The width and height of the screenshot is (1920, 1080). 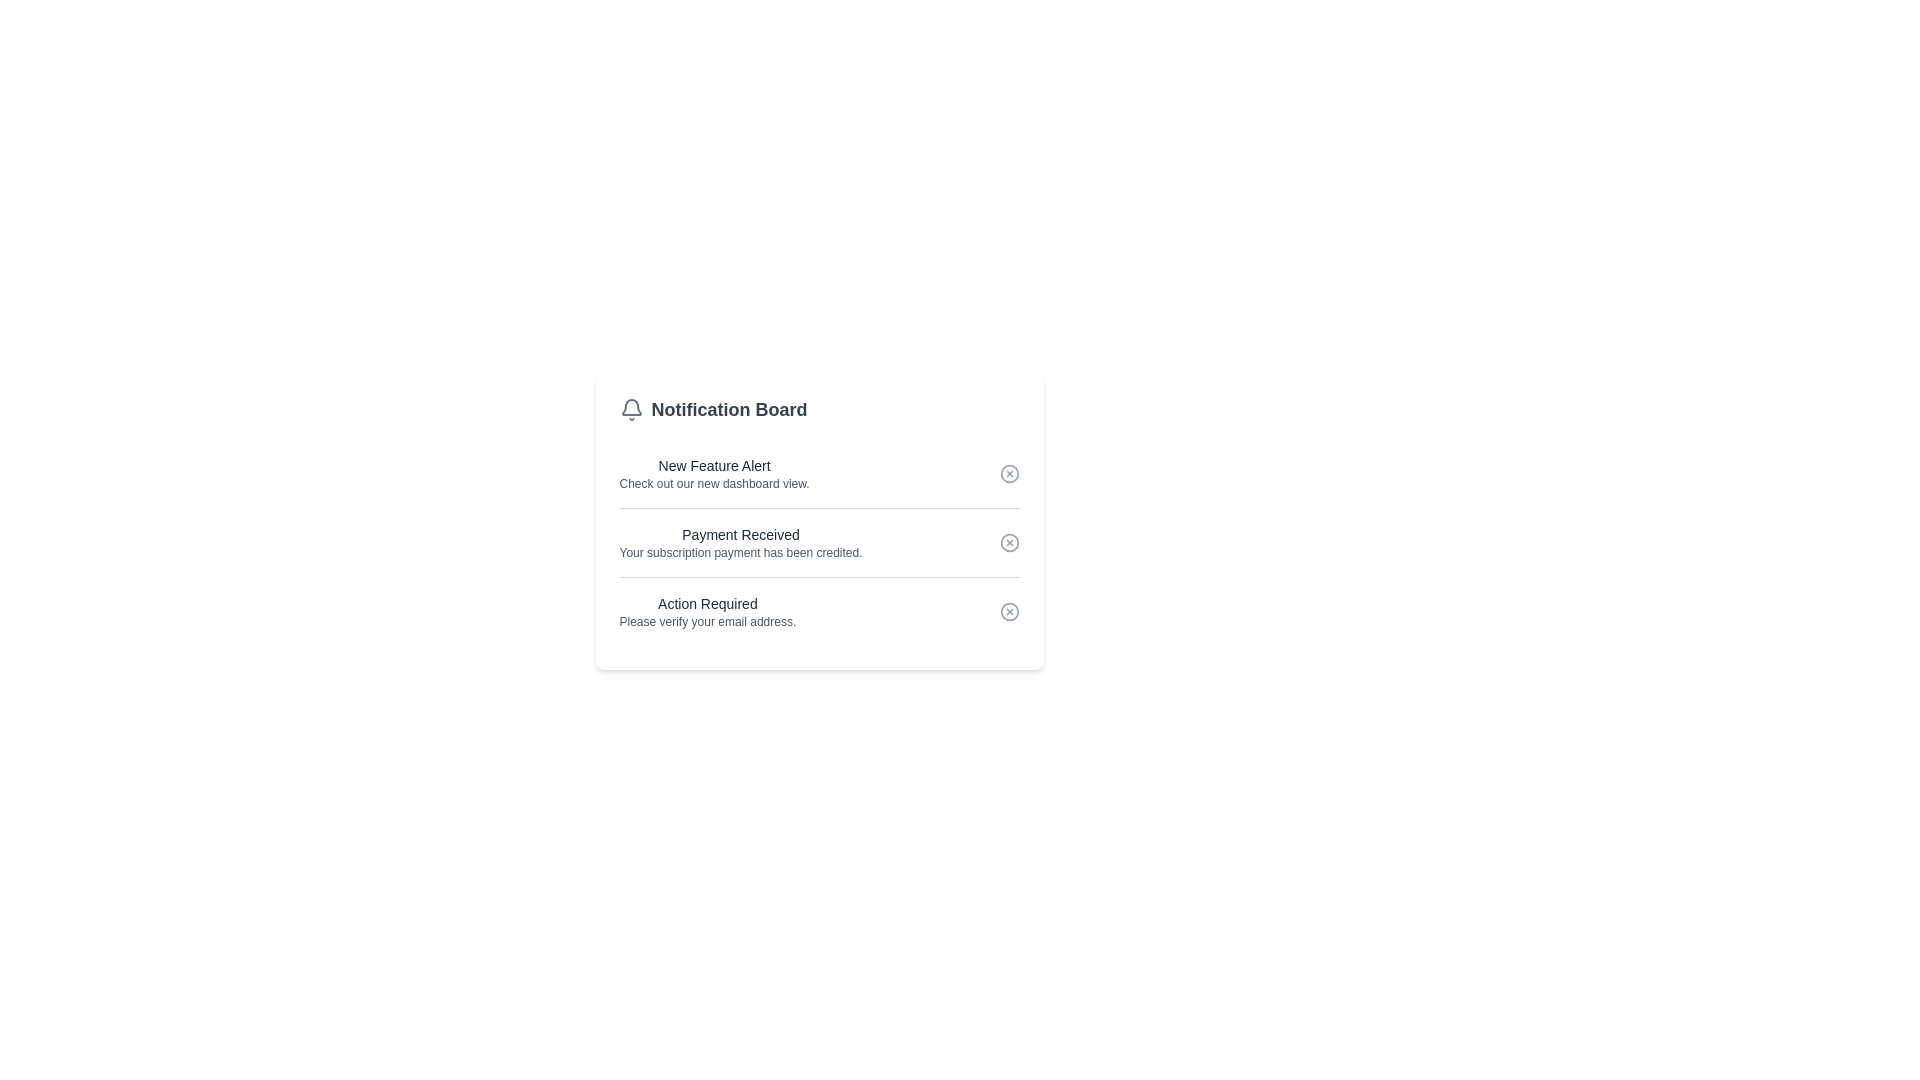 What do you see at coordinates (739, 534) in the screenshot?
I see `the title text of the notification message indicating acknowledgment of a payment, located within the 'Notification Board' card, positioned above the text 'Your subscription payment has been credited.'` at bounding box center [739, 534].